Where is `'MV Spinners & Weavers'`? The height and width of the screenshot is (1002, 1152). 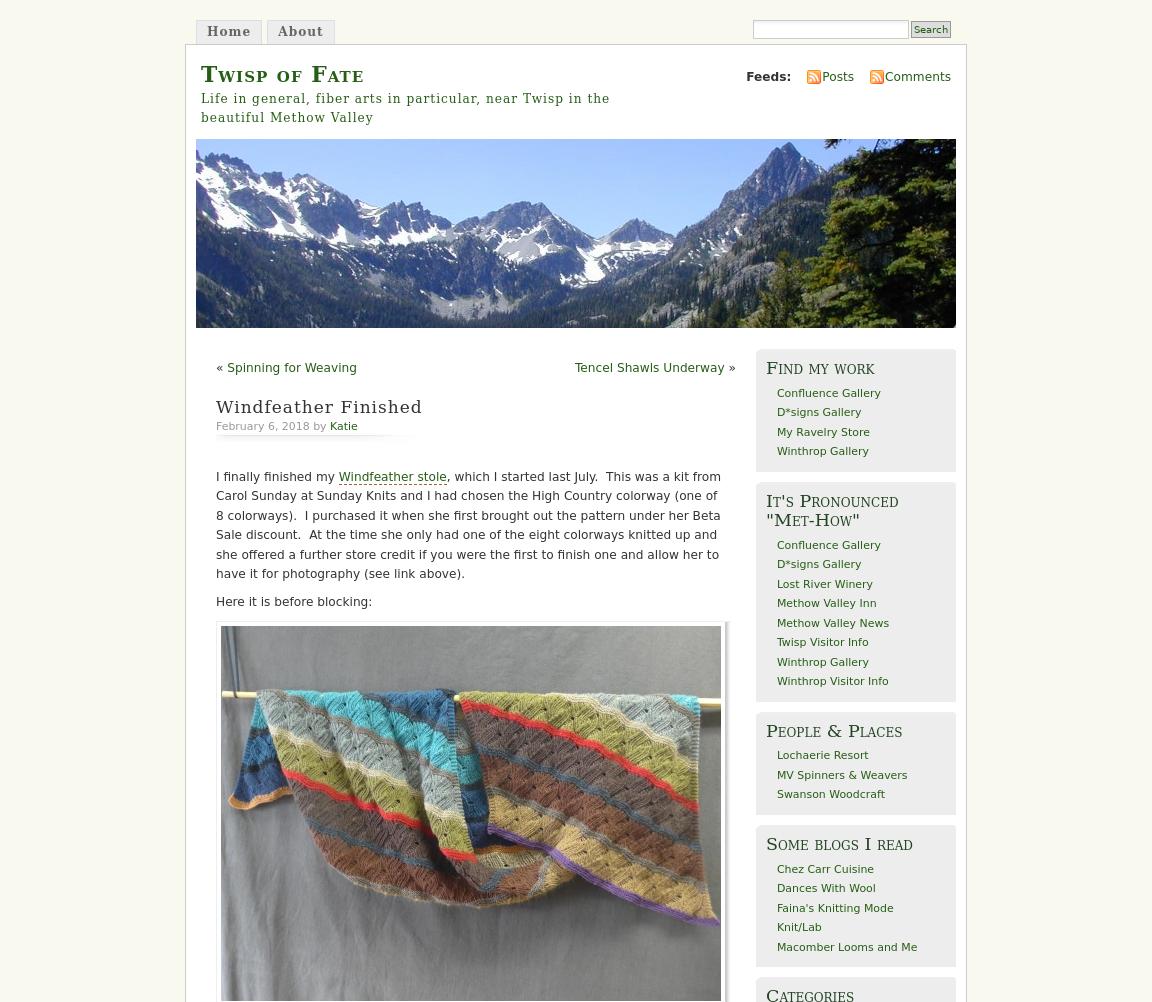
'MV Spinners & Weavers' is located at coordinates (841, 773).